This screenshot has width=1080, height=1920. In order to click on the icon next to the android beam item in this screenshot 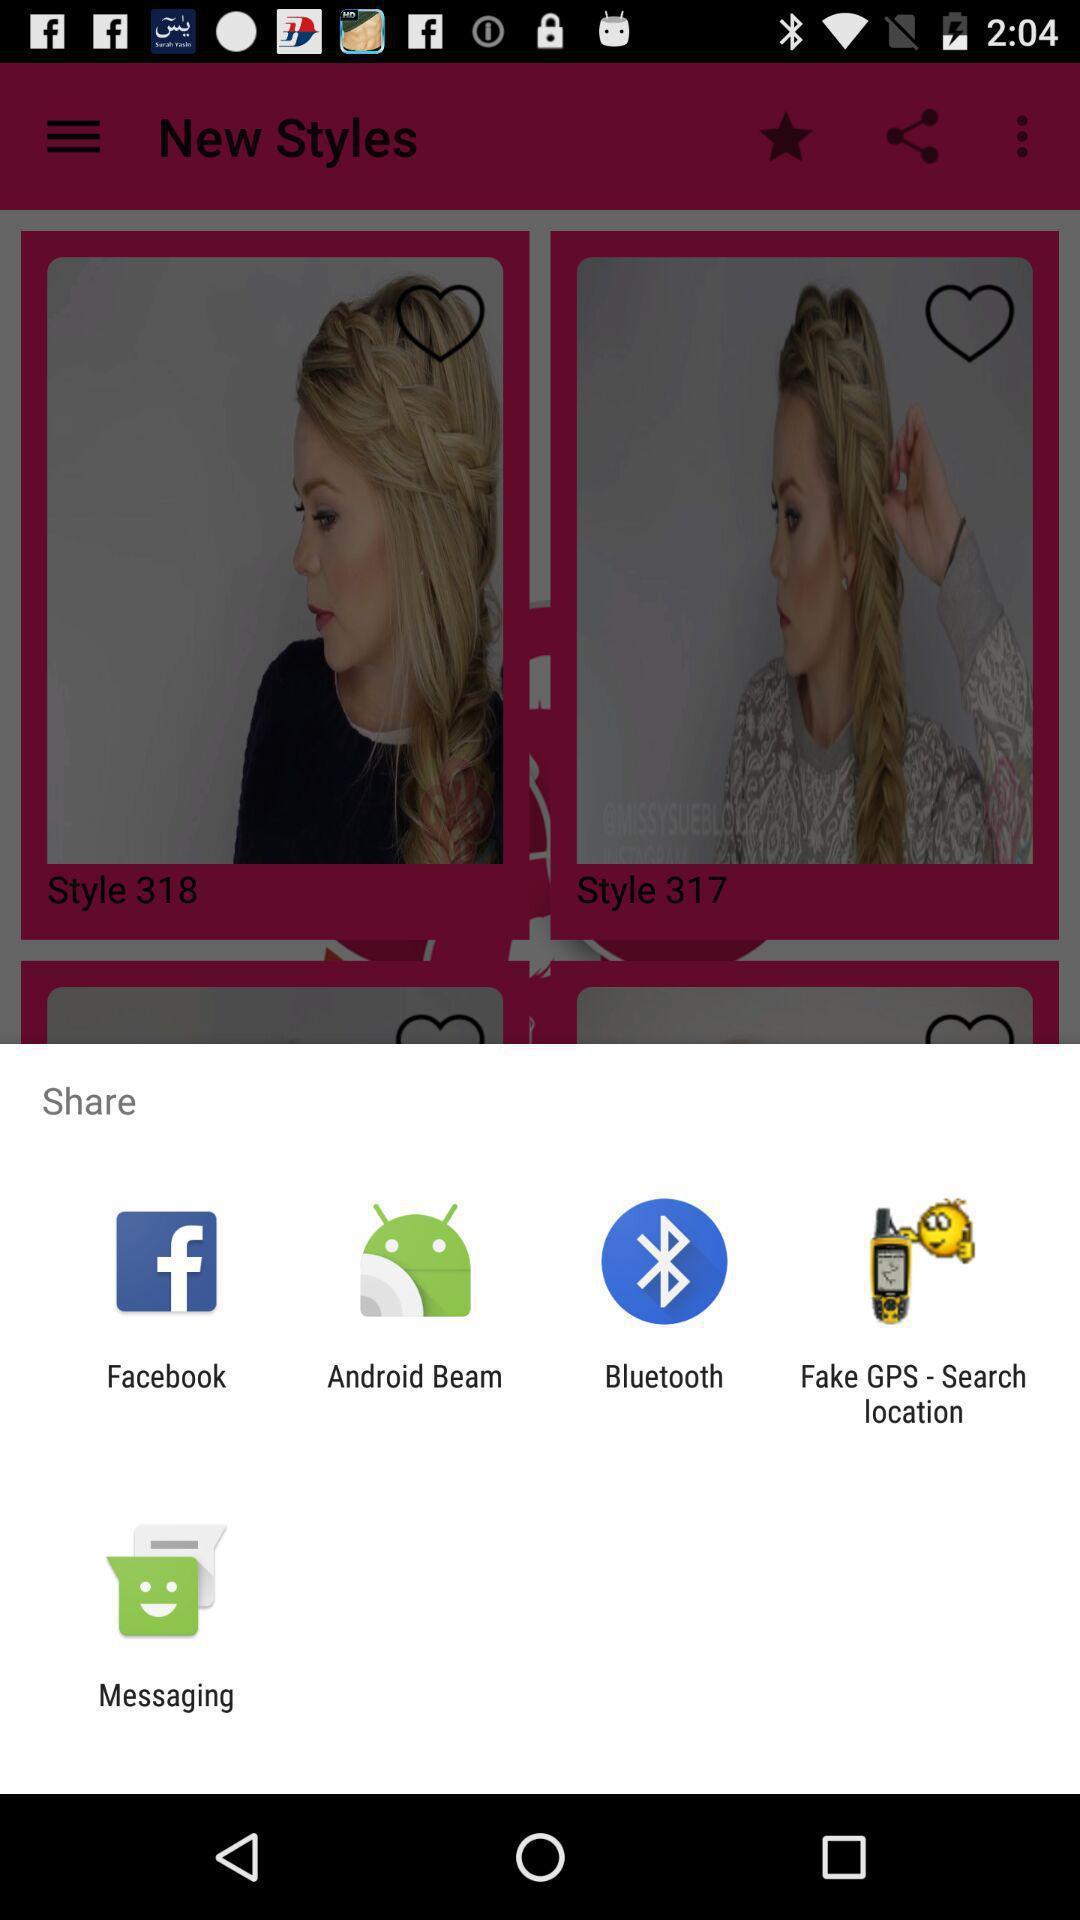, I will do `click(165, 1392)`.